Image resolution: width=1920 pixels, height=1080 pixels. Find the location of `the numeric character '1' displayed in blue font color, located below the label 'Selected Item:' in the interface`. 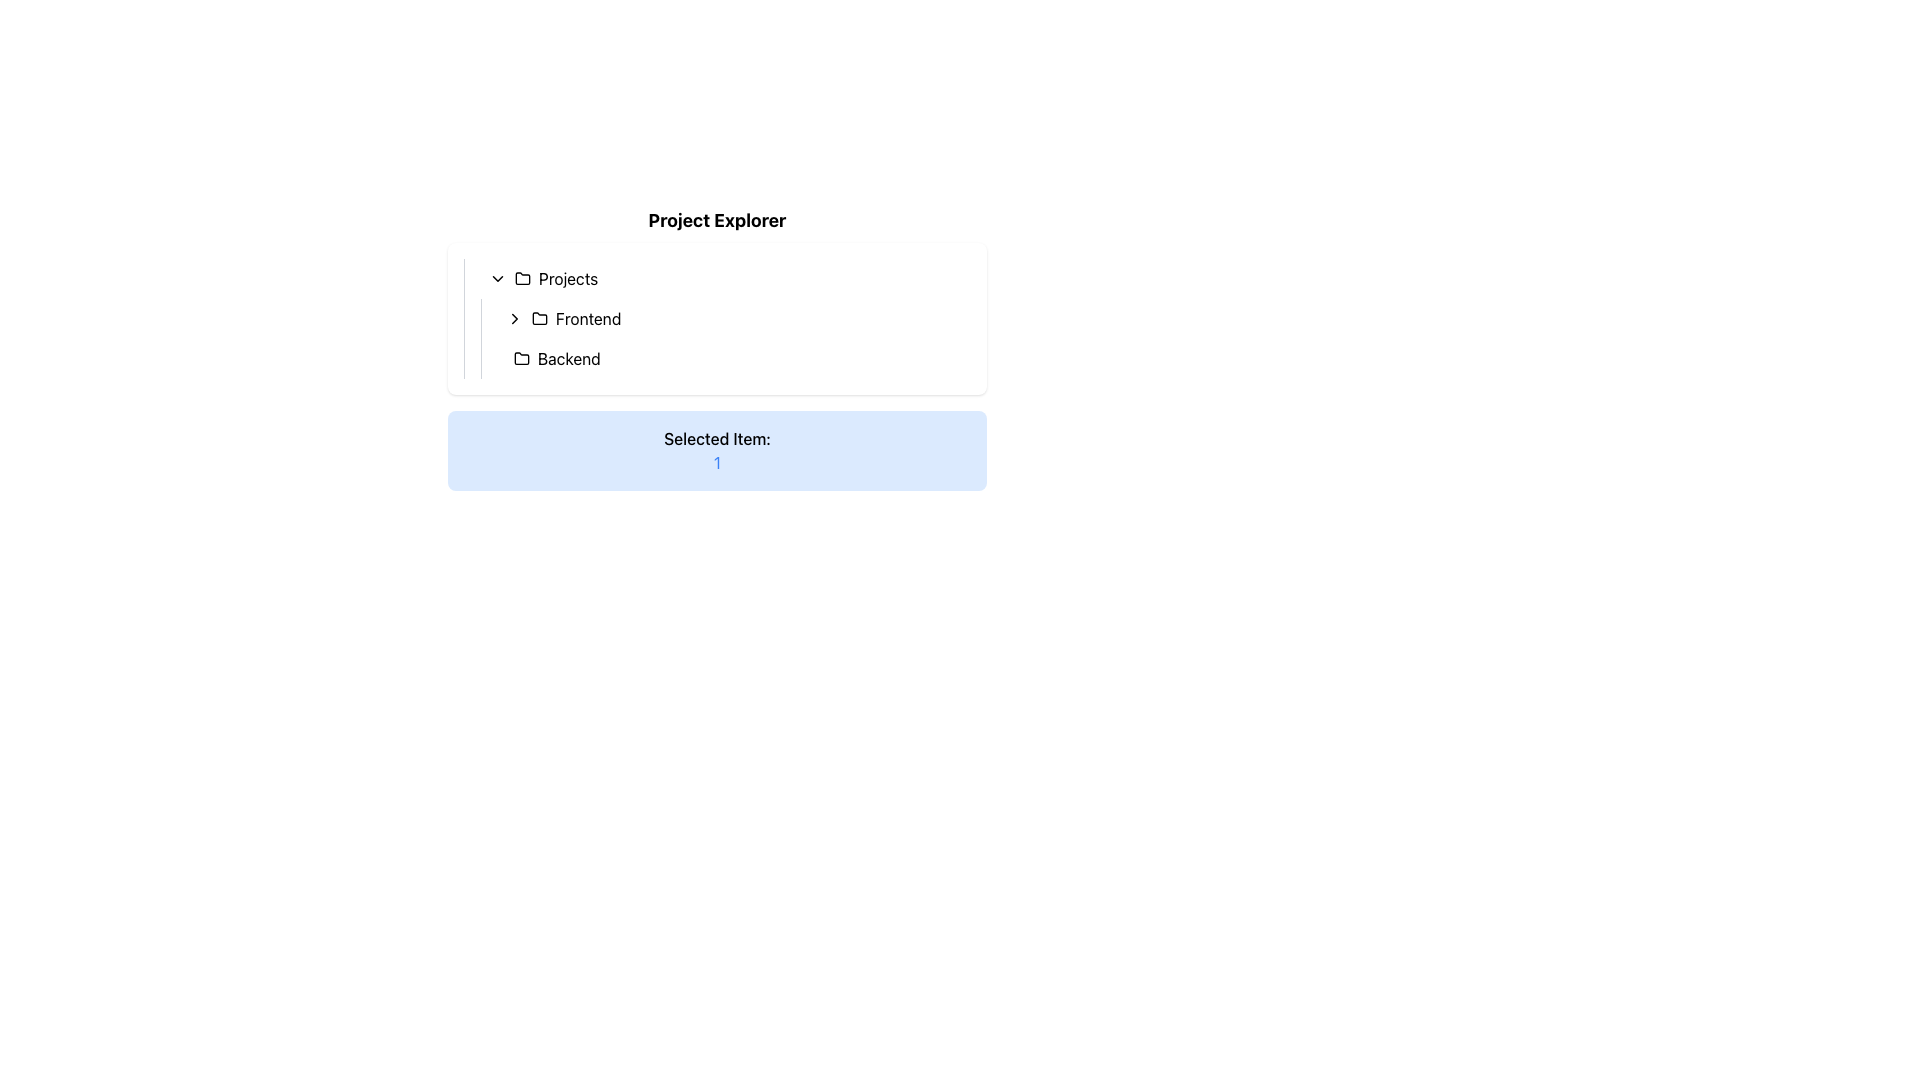

the numeric character '1' displayed in blue font color, located below the label 'Selected Item:' in the interface is located at coordinates (717, 462).